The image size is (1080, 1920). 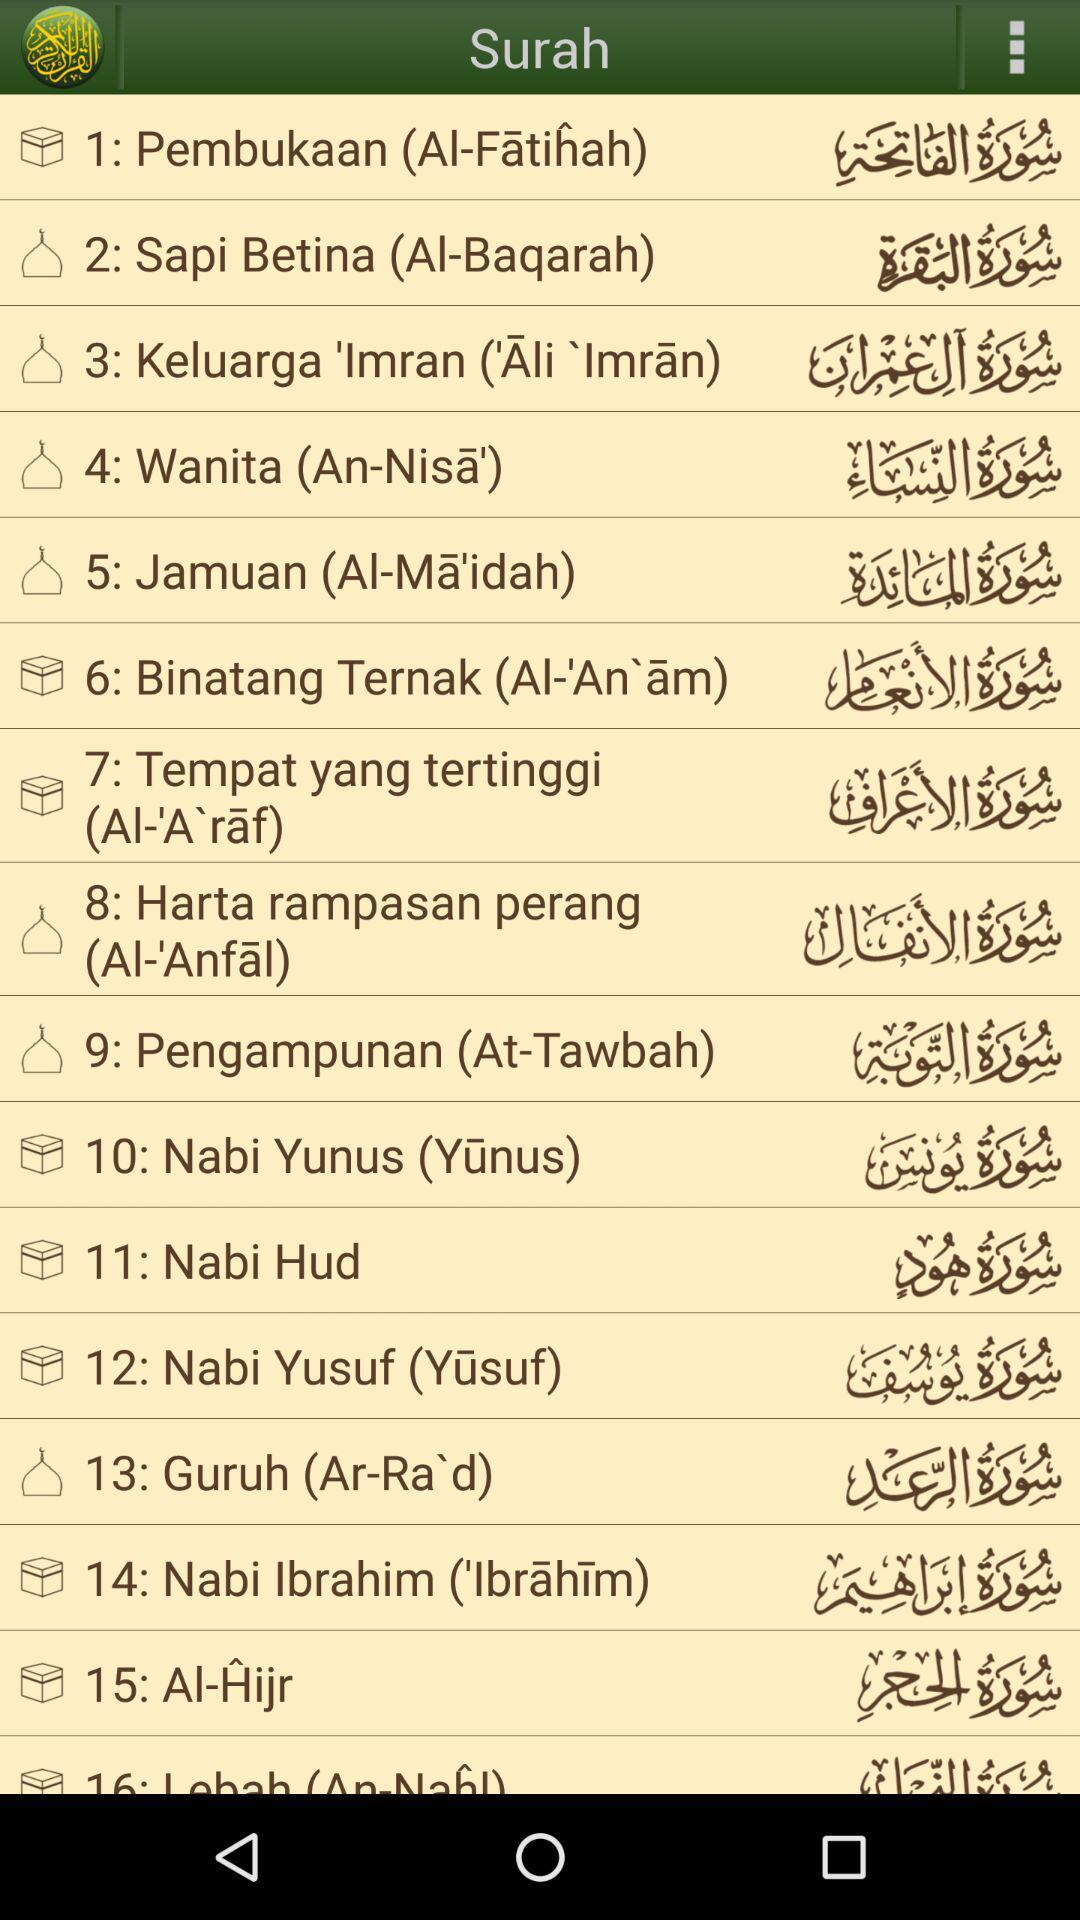 What do you see at coordinates (424, 1047) in the screenshot?
I see `app below 8 harta rampasan icon` at bounding box center [424, 1047].